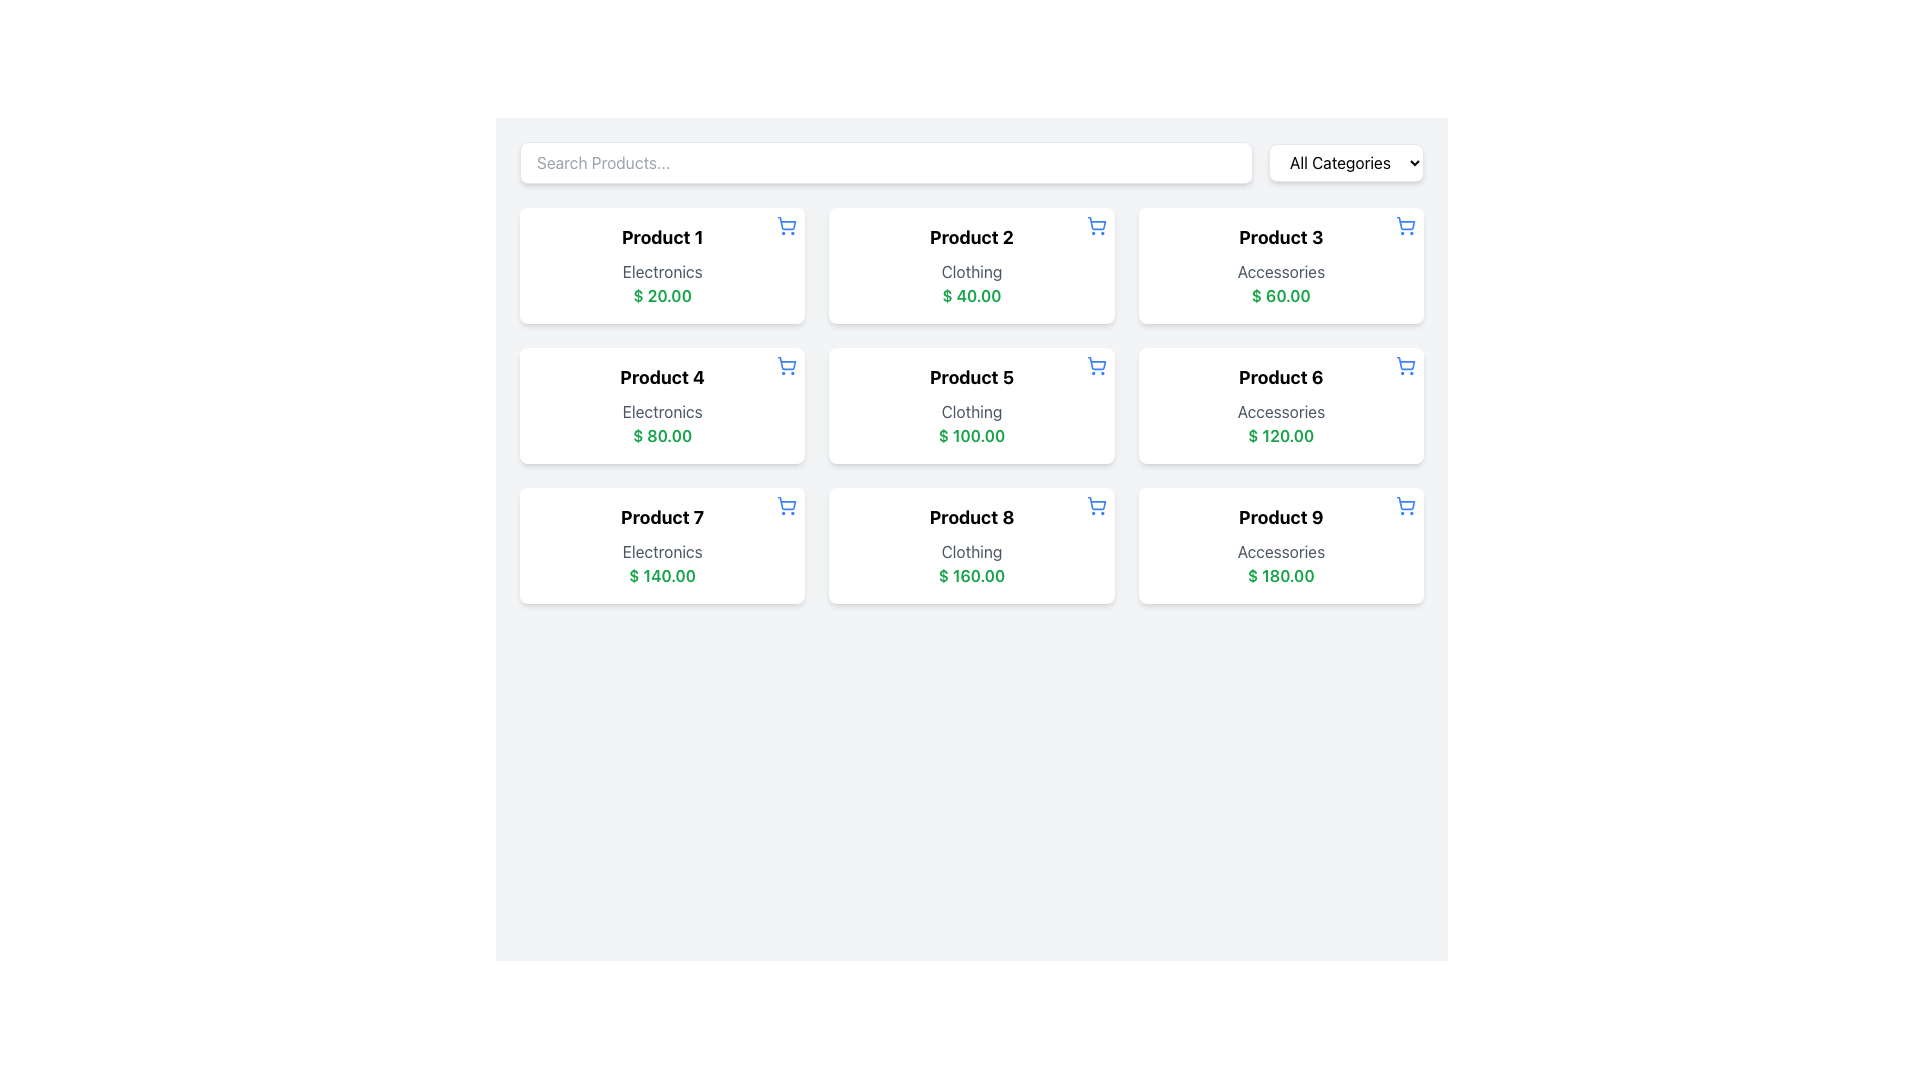 The image size is (1920, 1080). I want to click on the Text Label displaying the product category for 'Product 4', located beneath the heading and above the price '$ 80.00', so click(662, 411).